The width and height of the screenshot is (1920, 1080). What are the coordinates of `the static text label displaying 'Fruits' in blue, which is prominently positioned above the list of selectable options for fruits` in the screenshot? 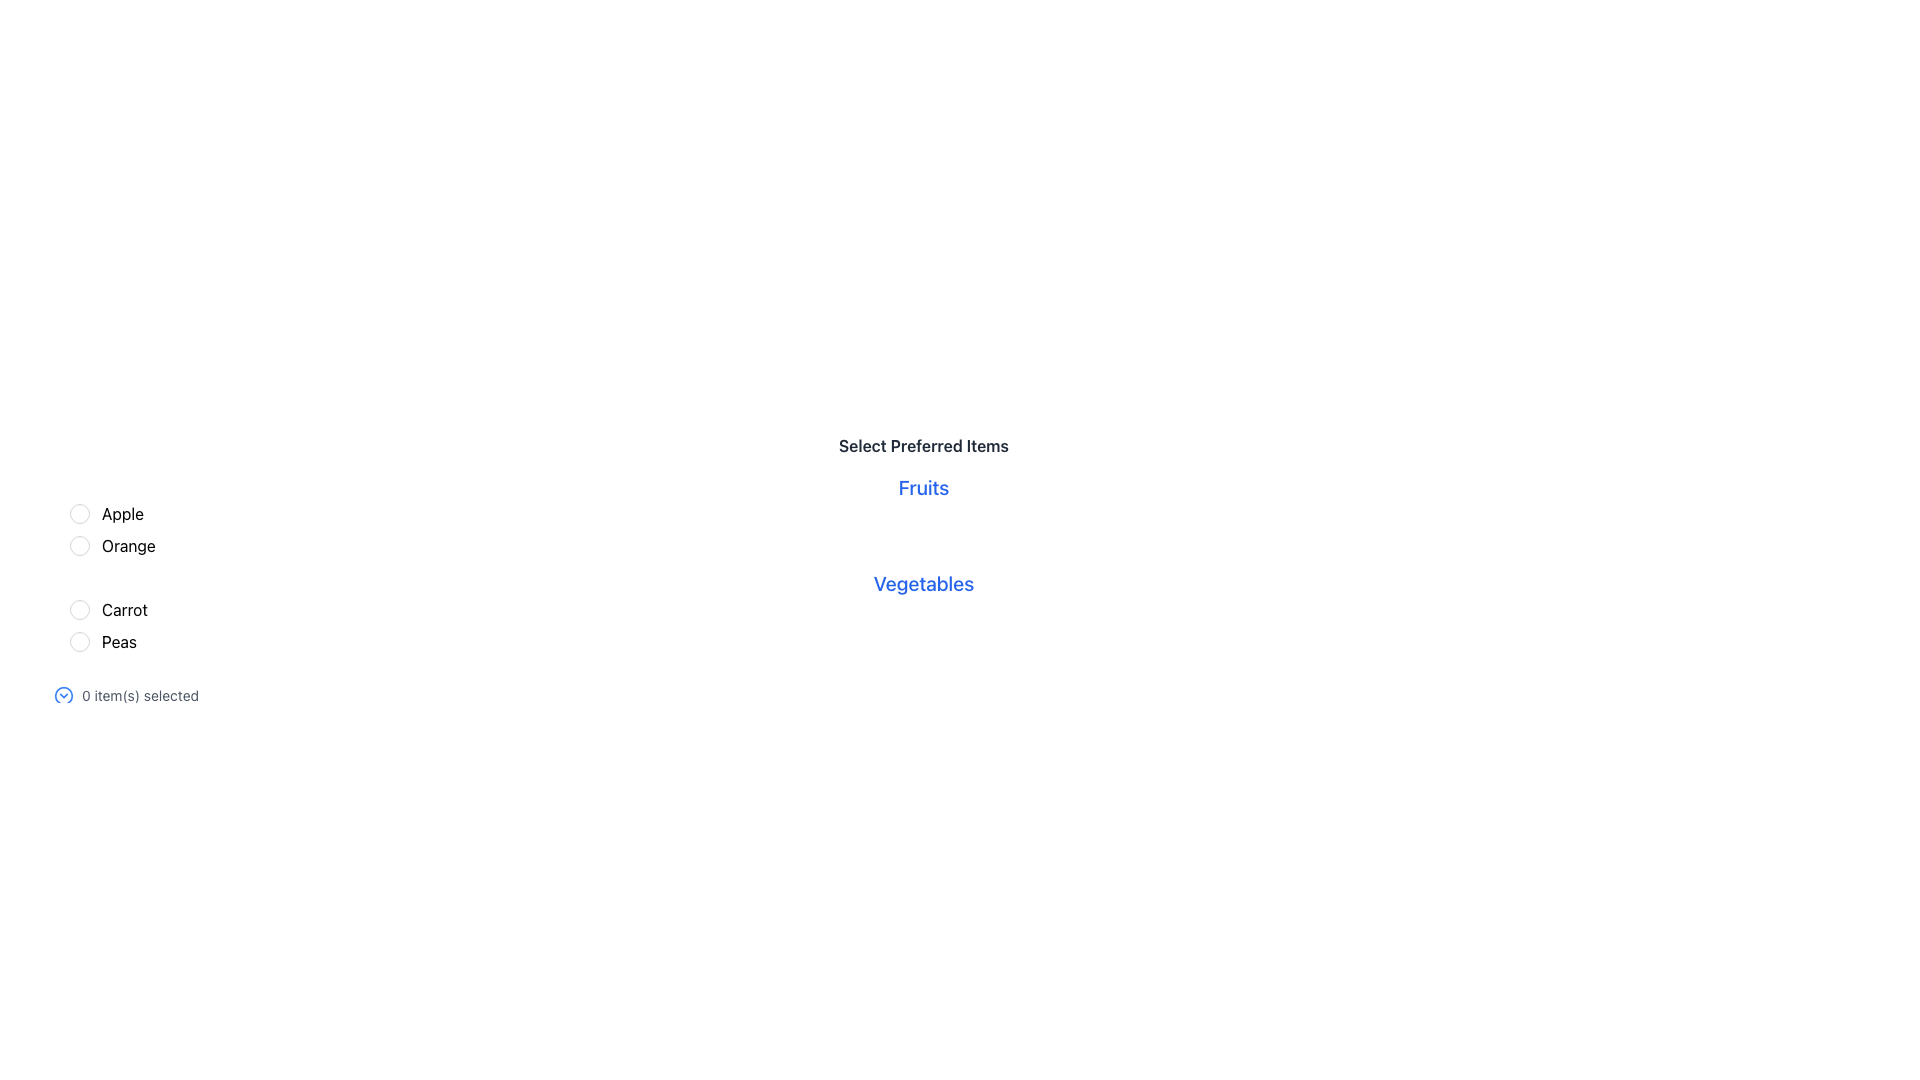 It's located at (923, 488).